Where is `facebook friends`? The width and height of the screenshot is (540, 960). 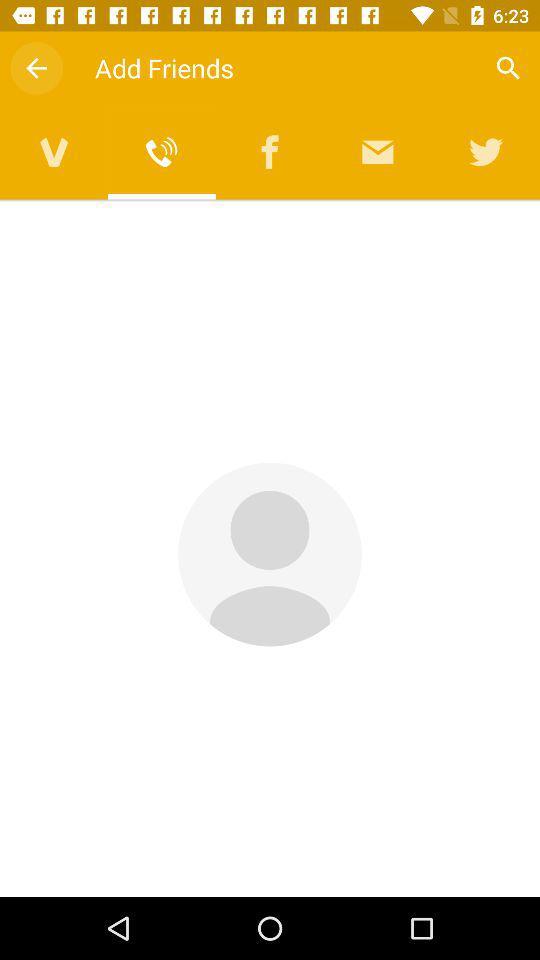
facebook friends is located at coordinates (270, 151).